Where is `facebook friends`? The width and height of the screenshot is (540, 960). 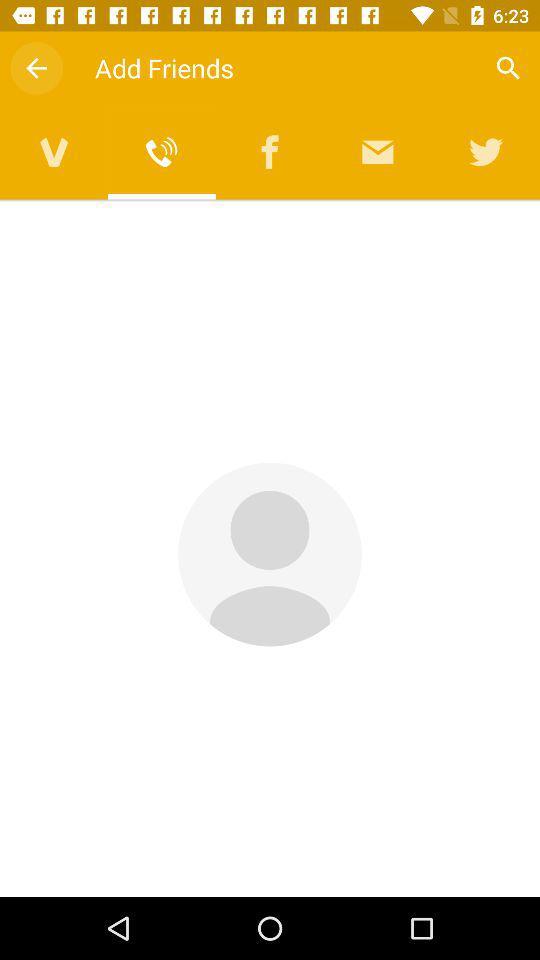
facebook friends is located at coordinates (270, 151).